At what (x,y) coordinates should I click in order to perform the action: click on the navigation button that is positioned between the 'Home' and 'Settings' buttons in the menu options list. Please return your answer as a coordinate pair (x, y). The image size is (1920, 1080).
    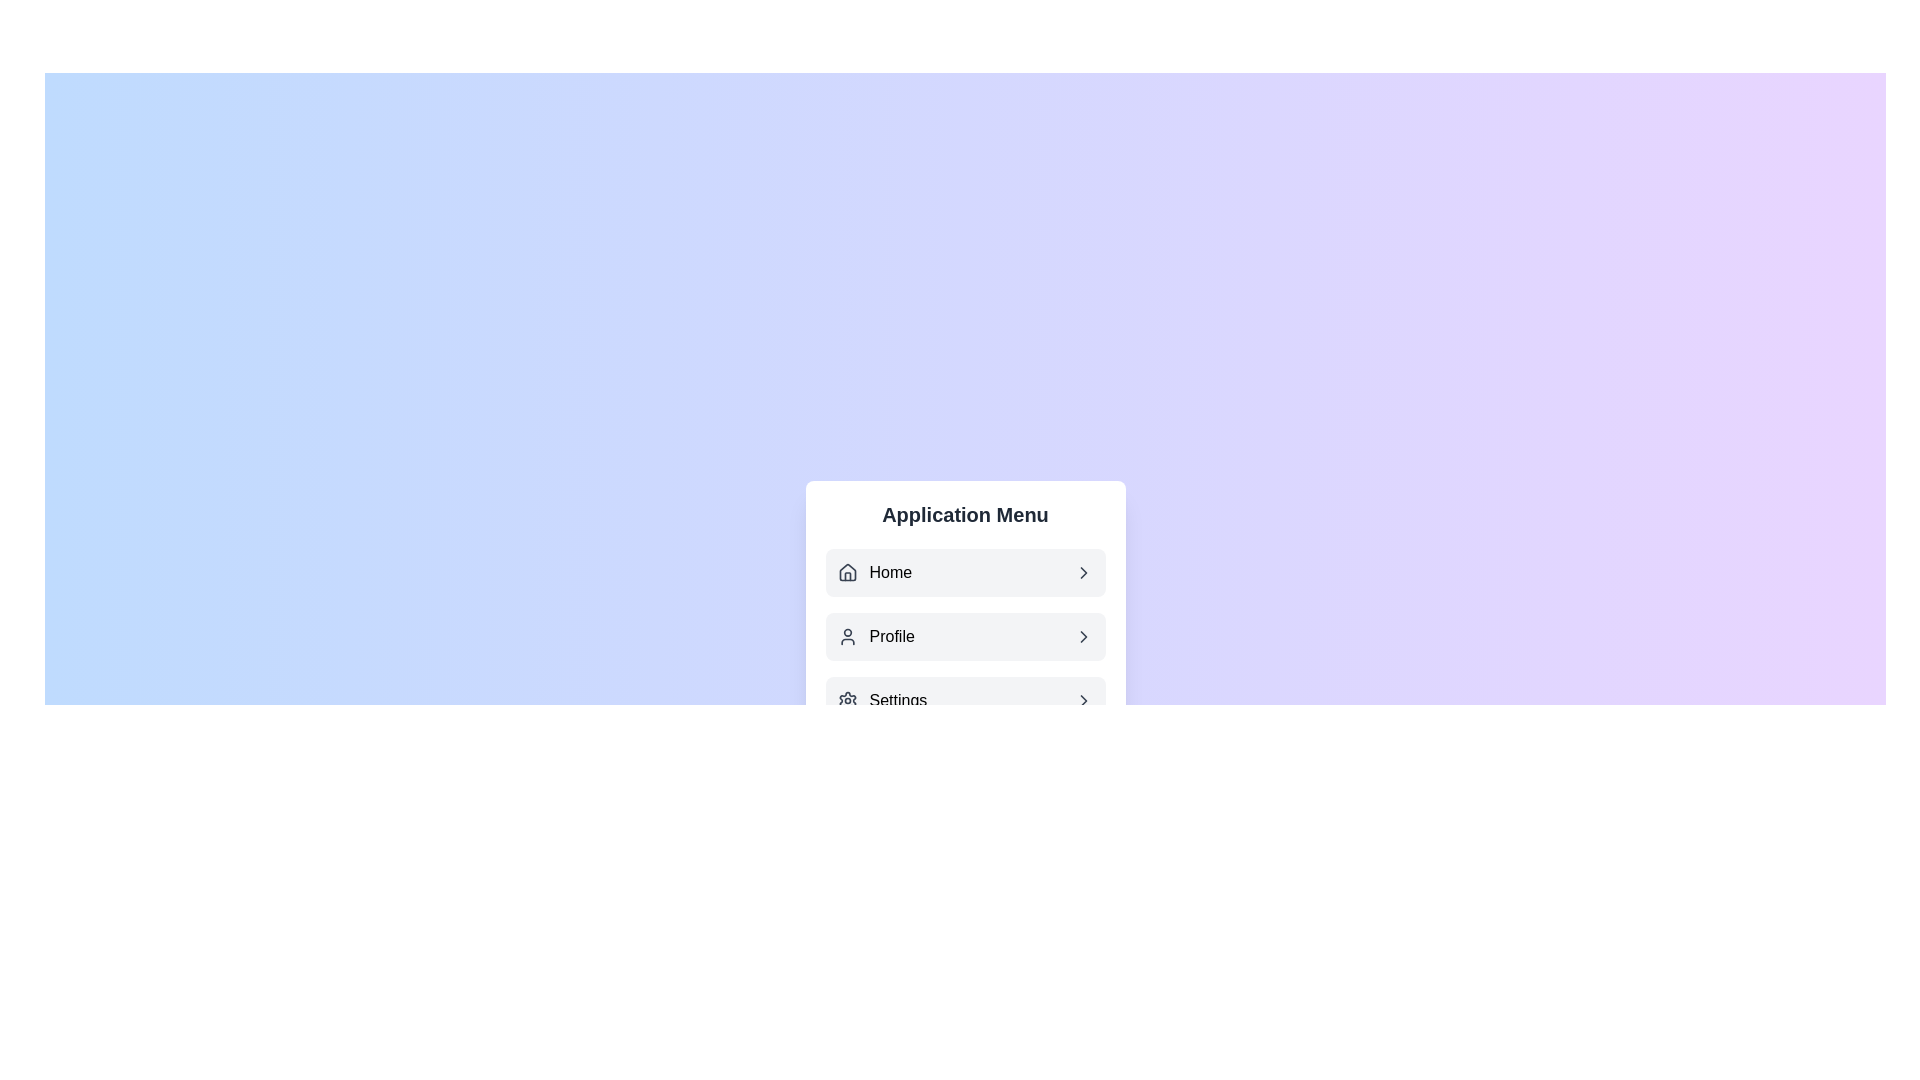
    Looking at the image, I should click on (965, 636).